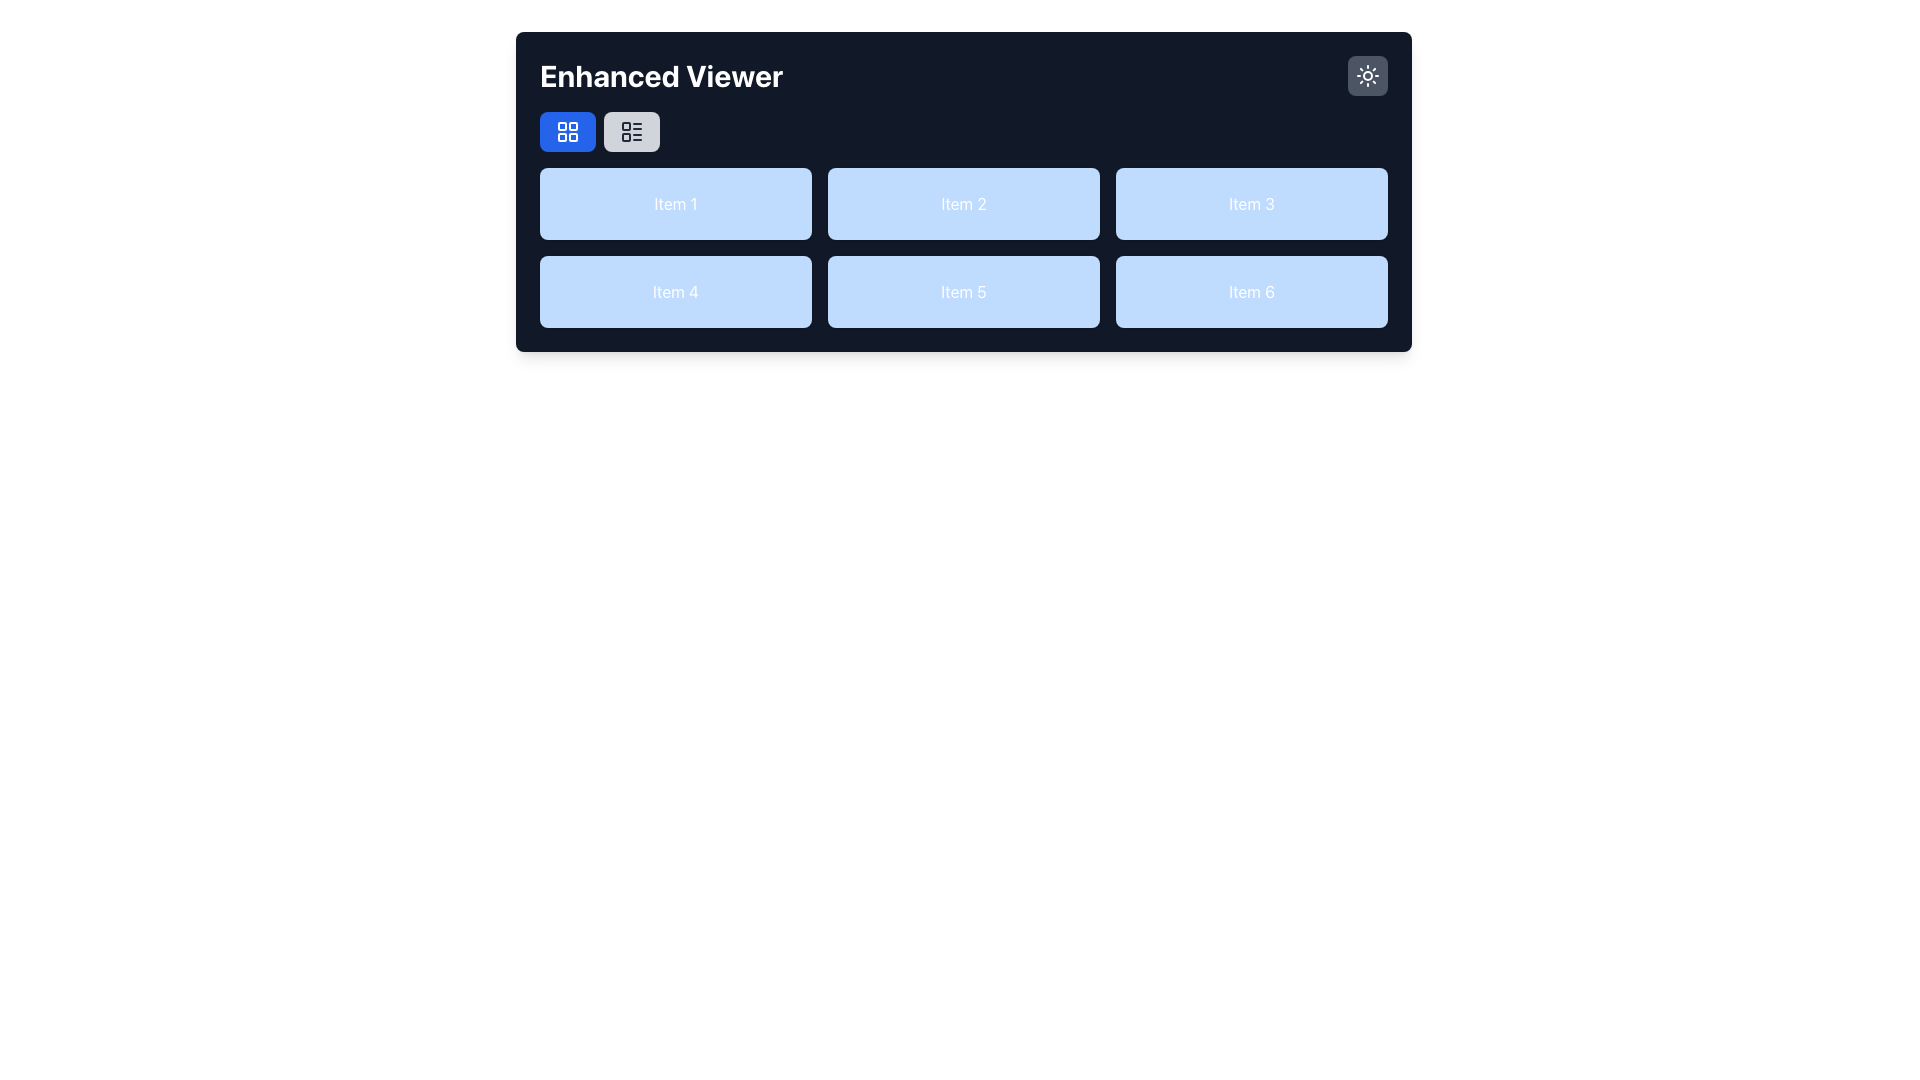 The image size is (1920, 1080). Describe the element at coordinates (964, 246) in the screenshot. I see `the 'Item 5' text label, which is the second item in the second row of a grid layout with a light blue background and white text` at that location.